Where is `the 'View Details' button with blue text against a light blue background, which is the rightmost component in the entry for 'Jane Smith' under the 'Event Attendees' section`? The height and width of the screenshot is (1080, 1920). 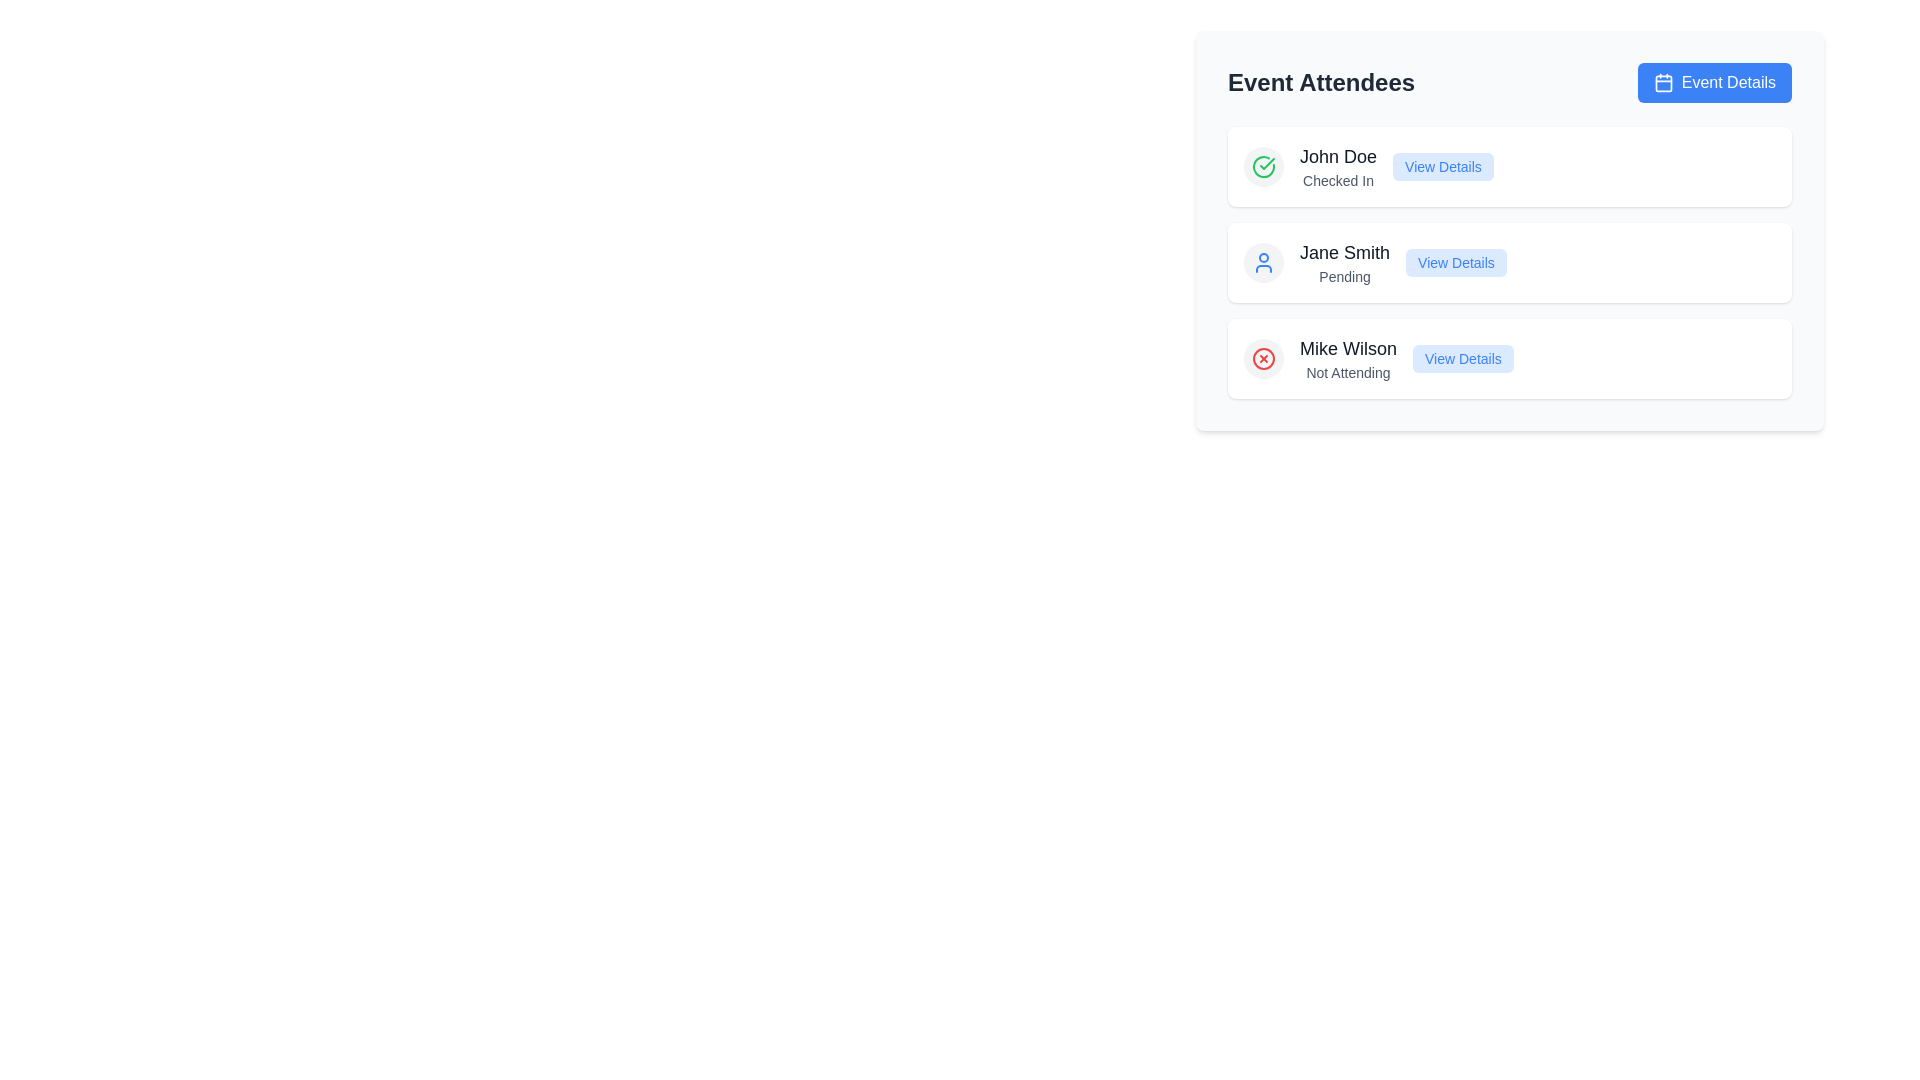
the 'View Details' button with blue text against a light blue background, which is the rightmost component in the entry for 'Jane Smith' under the 'Event Attendees' section is located at coordinates (1455, 261).